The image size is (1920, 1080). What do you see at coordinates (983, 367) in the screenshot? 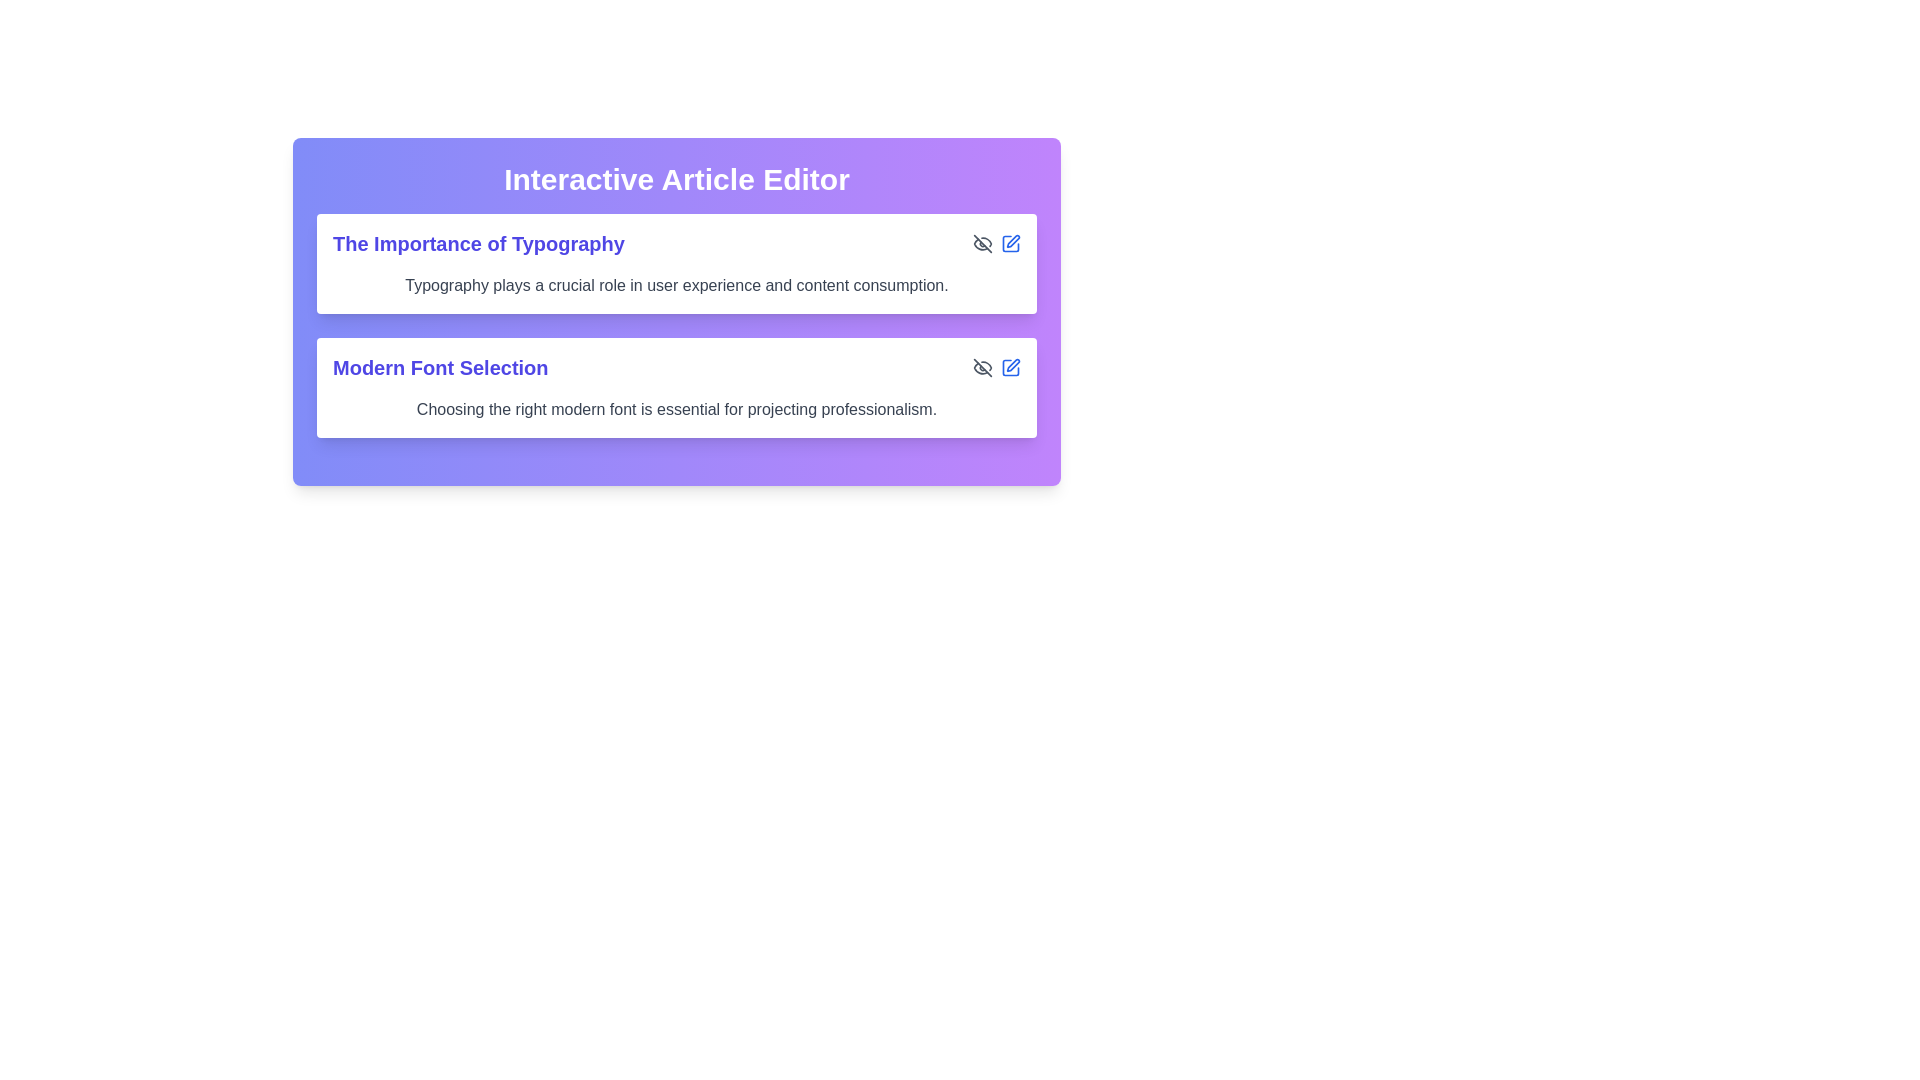
I see `the gray crossed-out eye icon button located to the right of the 'Modern Font Selection' title` at bounding box center [983, 367].